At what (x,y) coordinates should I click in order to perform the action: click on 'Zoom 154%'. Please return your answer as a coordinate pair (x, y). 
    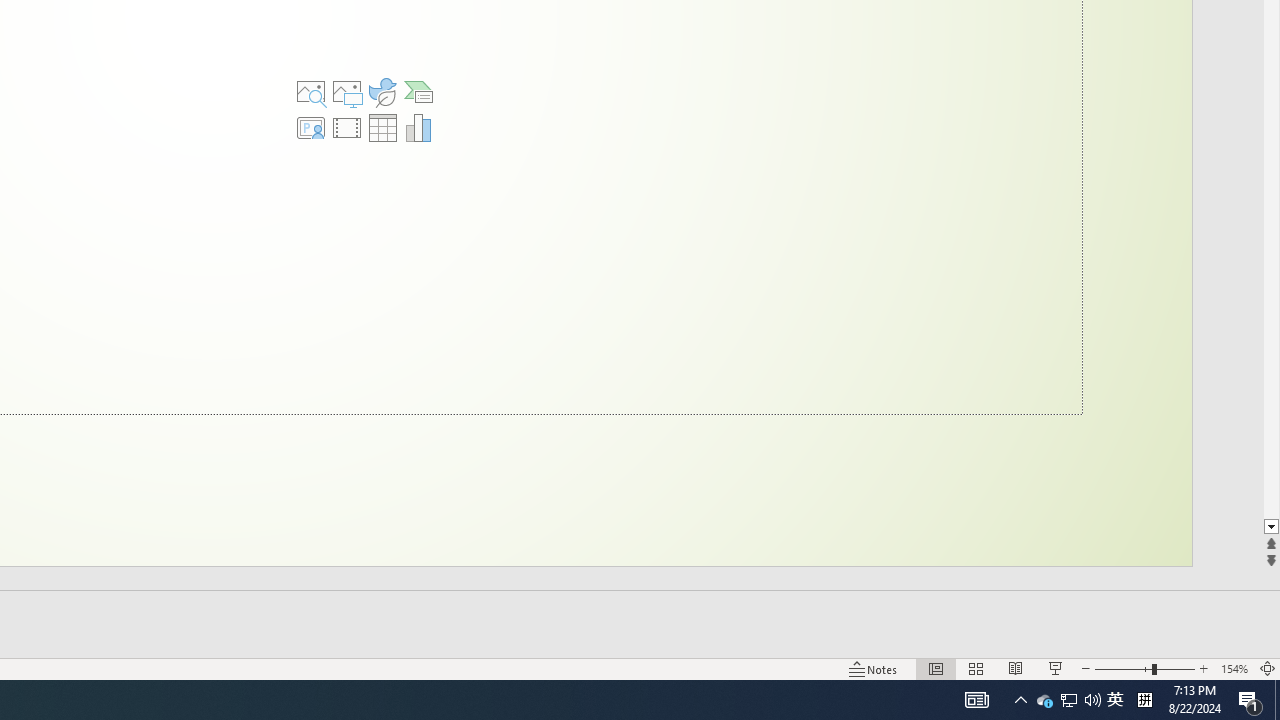
    Looking at the image, I should click on (1233, 669).